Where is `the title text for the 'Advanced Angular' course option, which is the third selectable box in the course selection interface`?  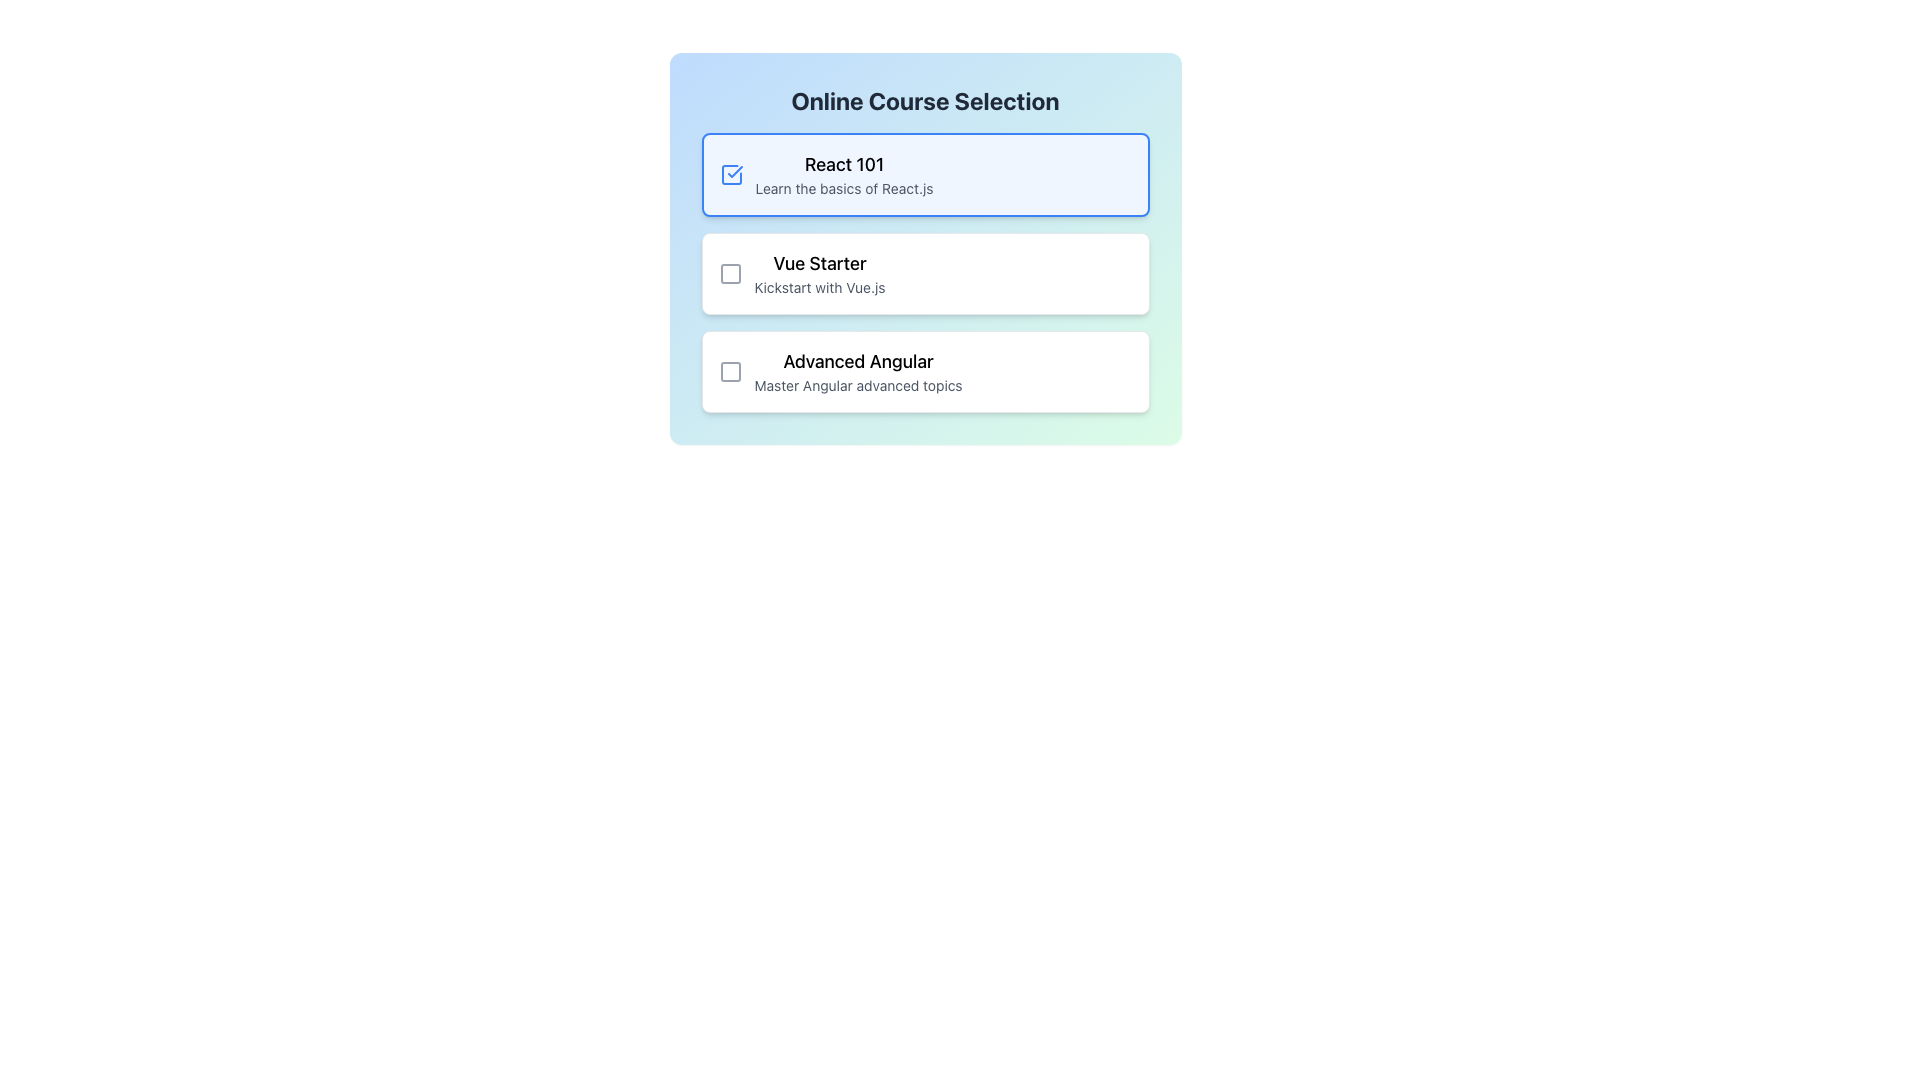
the title text for the 'Advanced Angular' course option, which is the third selectable box in the course selection interface is located at coordinates (858, 362).